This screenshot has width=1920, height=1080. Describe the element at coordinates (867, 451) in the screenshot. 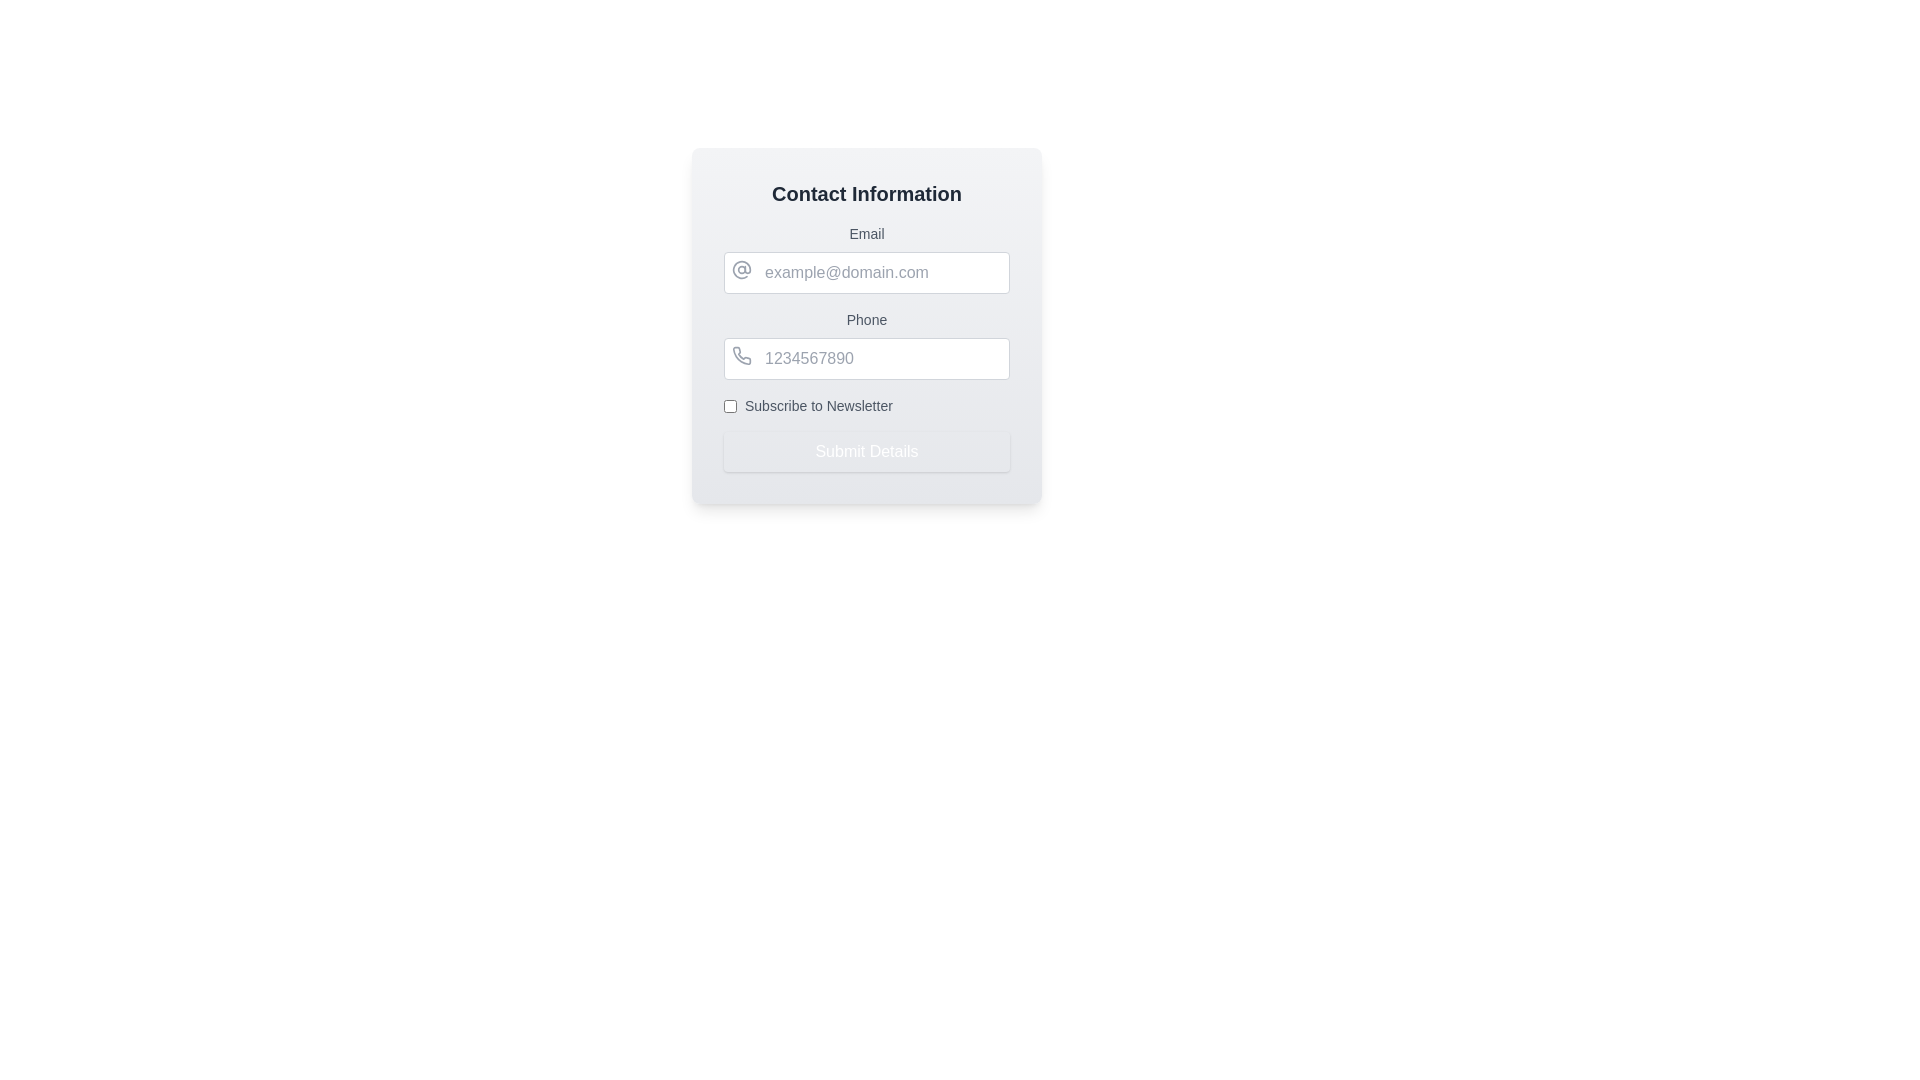

I see `the submission button located below the 'Subscribe to Newsletter' checkbox` at that location.